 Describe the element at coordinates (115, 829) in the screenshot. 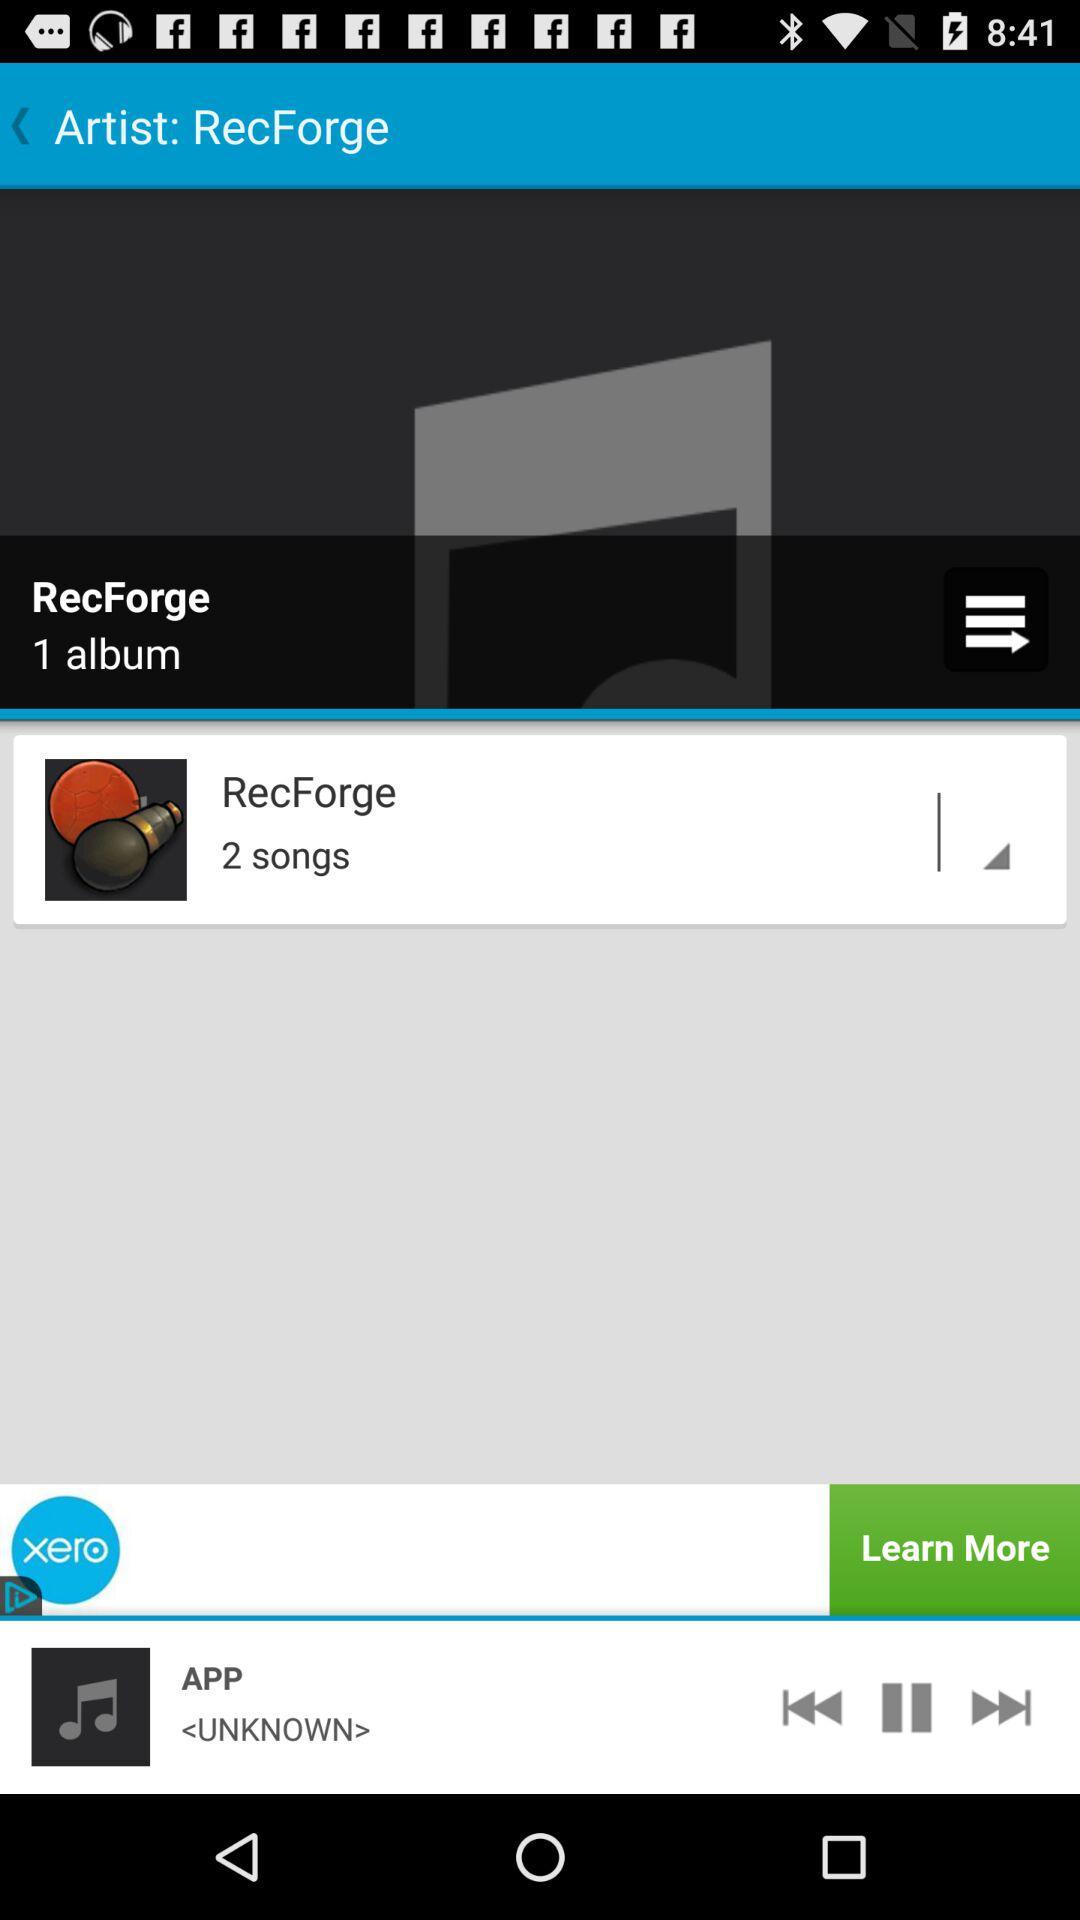

I see `icon next to the recforge app` at that location.